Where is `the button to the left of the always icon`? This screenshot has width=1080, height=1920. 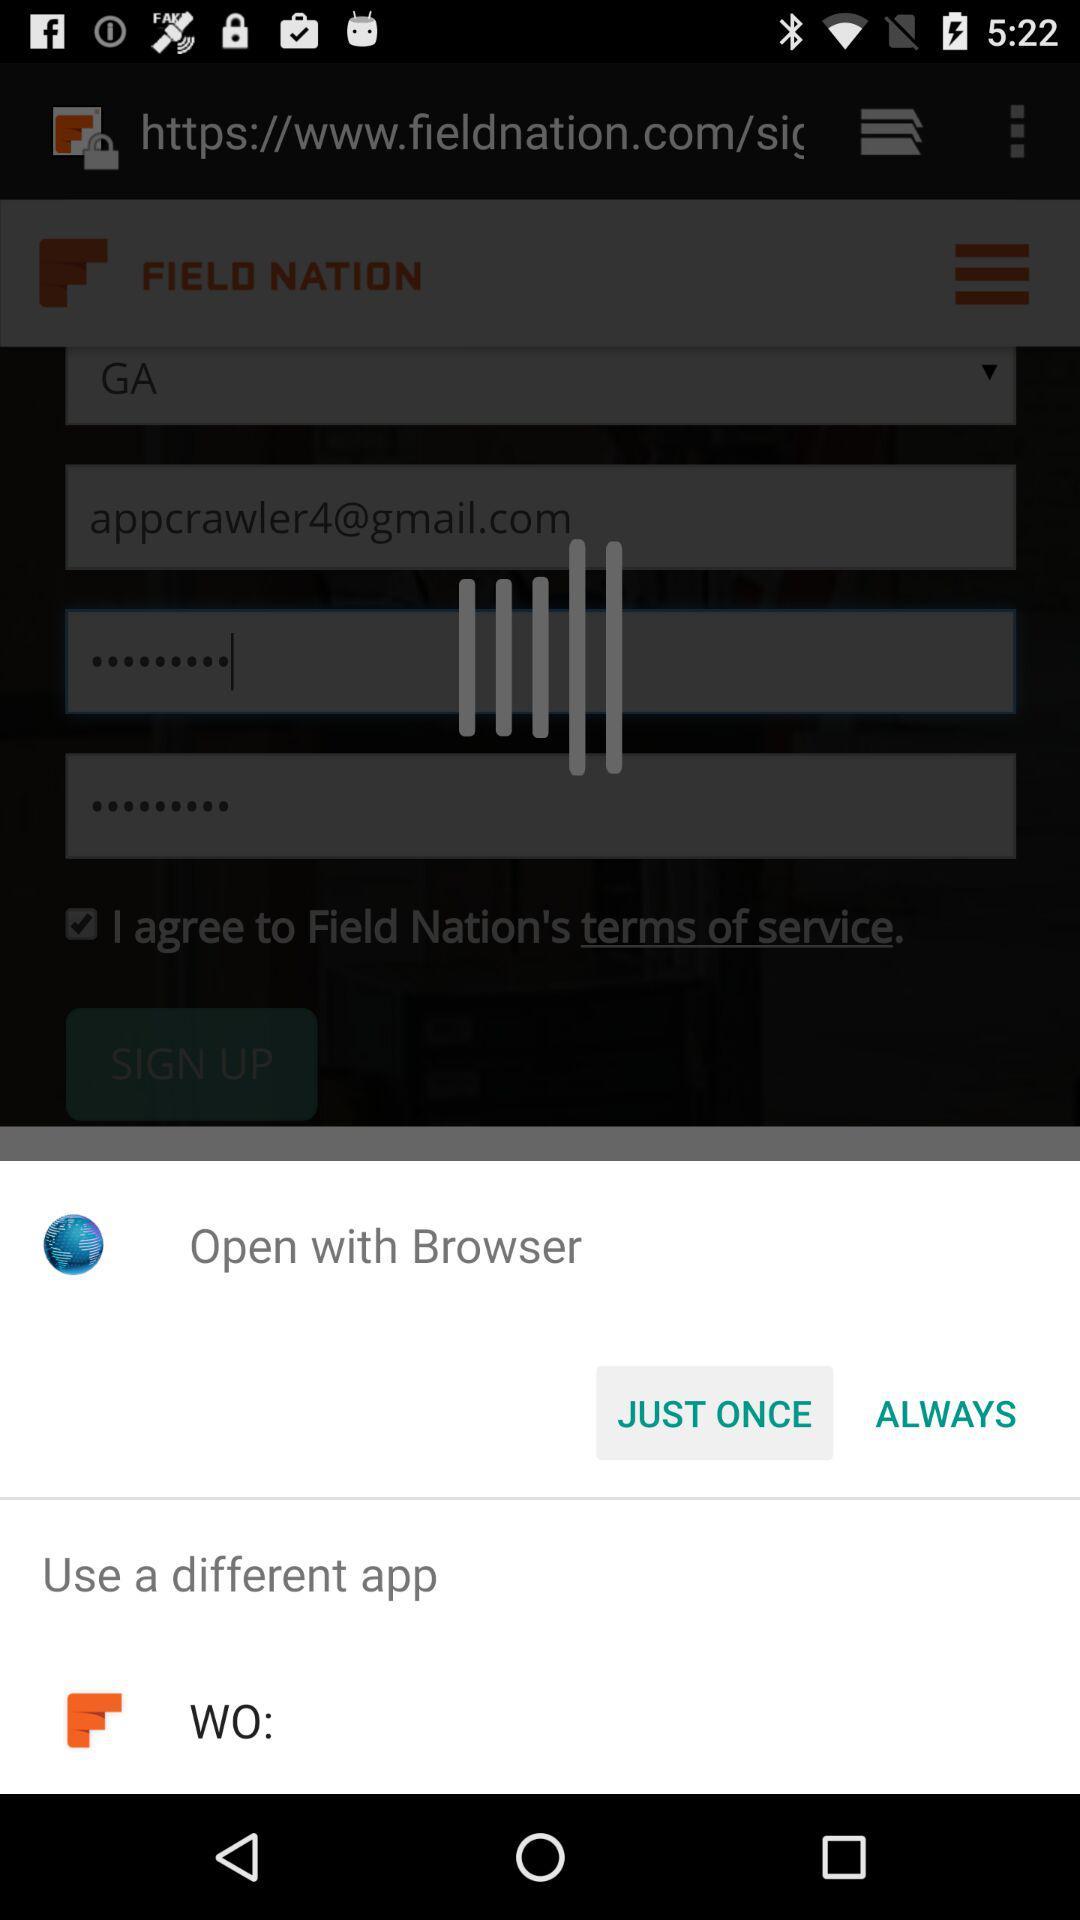
the button to the left of the always icon is located at coordinates (713, 1411).